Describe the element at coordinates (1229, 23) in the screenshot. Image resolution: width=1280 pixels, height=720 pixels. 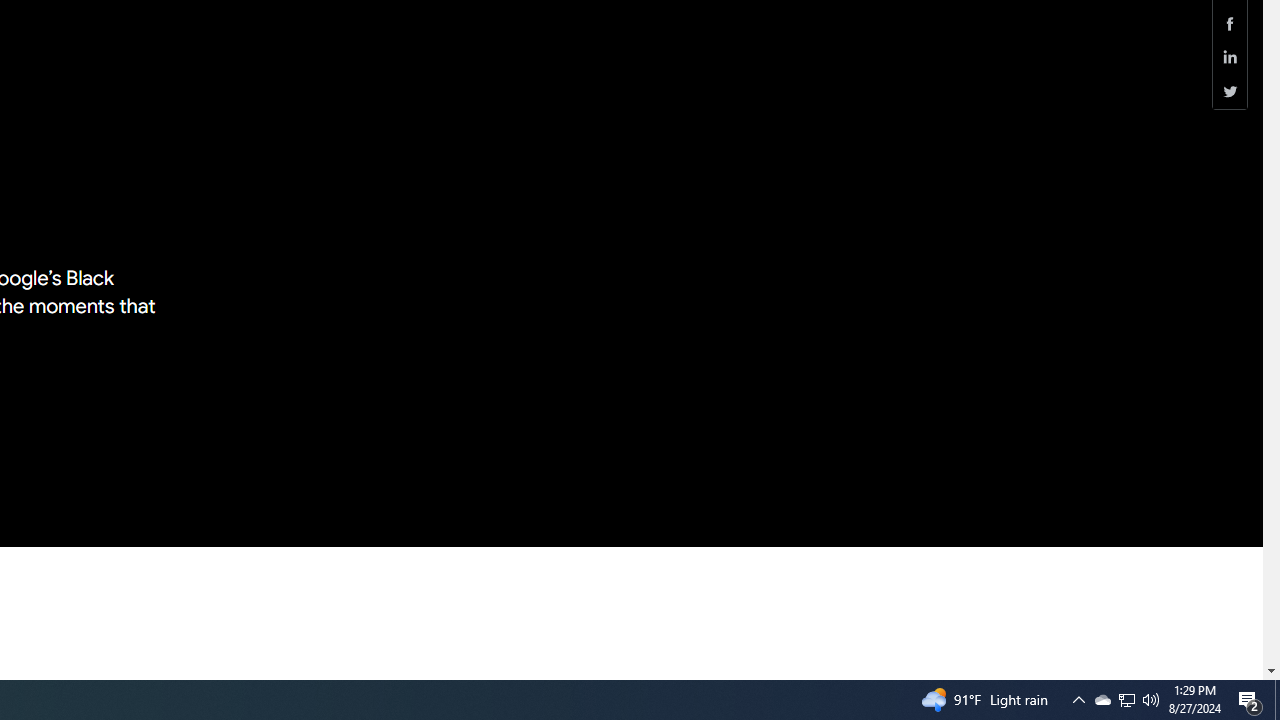
I see `'Share this page (Facebook)'` at that location.